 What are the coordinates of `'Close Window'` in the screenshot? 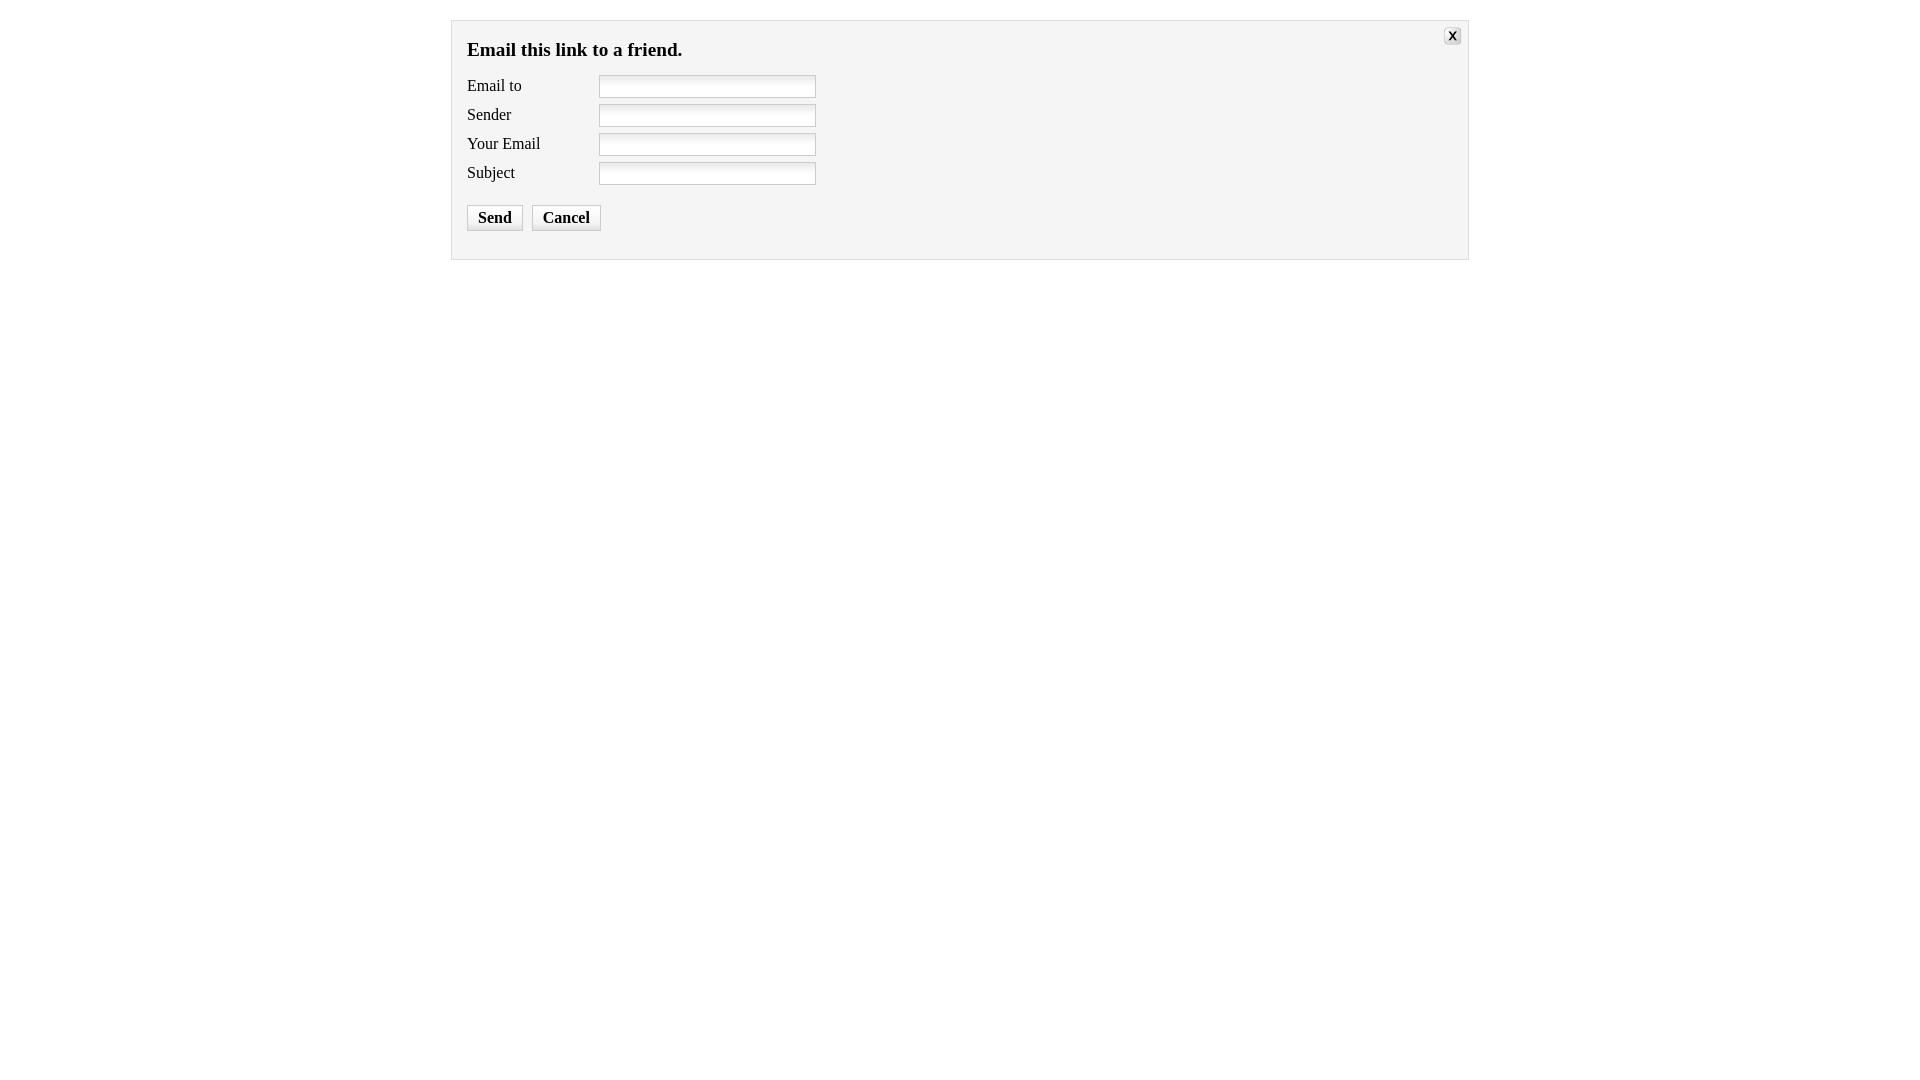 It's located at (1443, 38).